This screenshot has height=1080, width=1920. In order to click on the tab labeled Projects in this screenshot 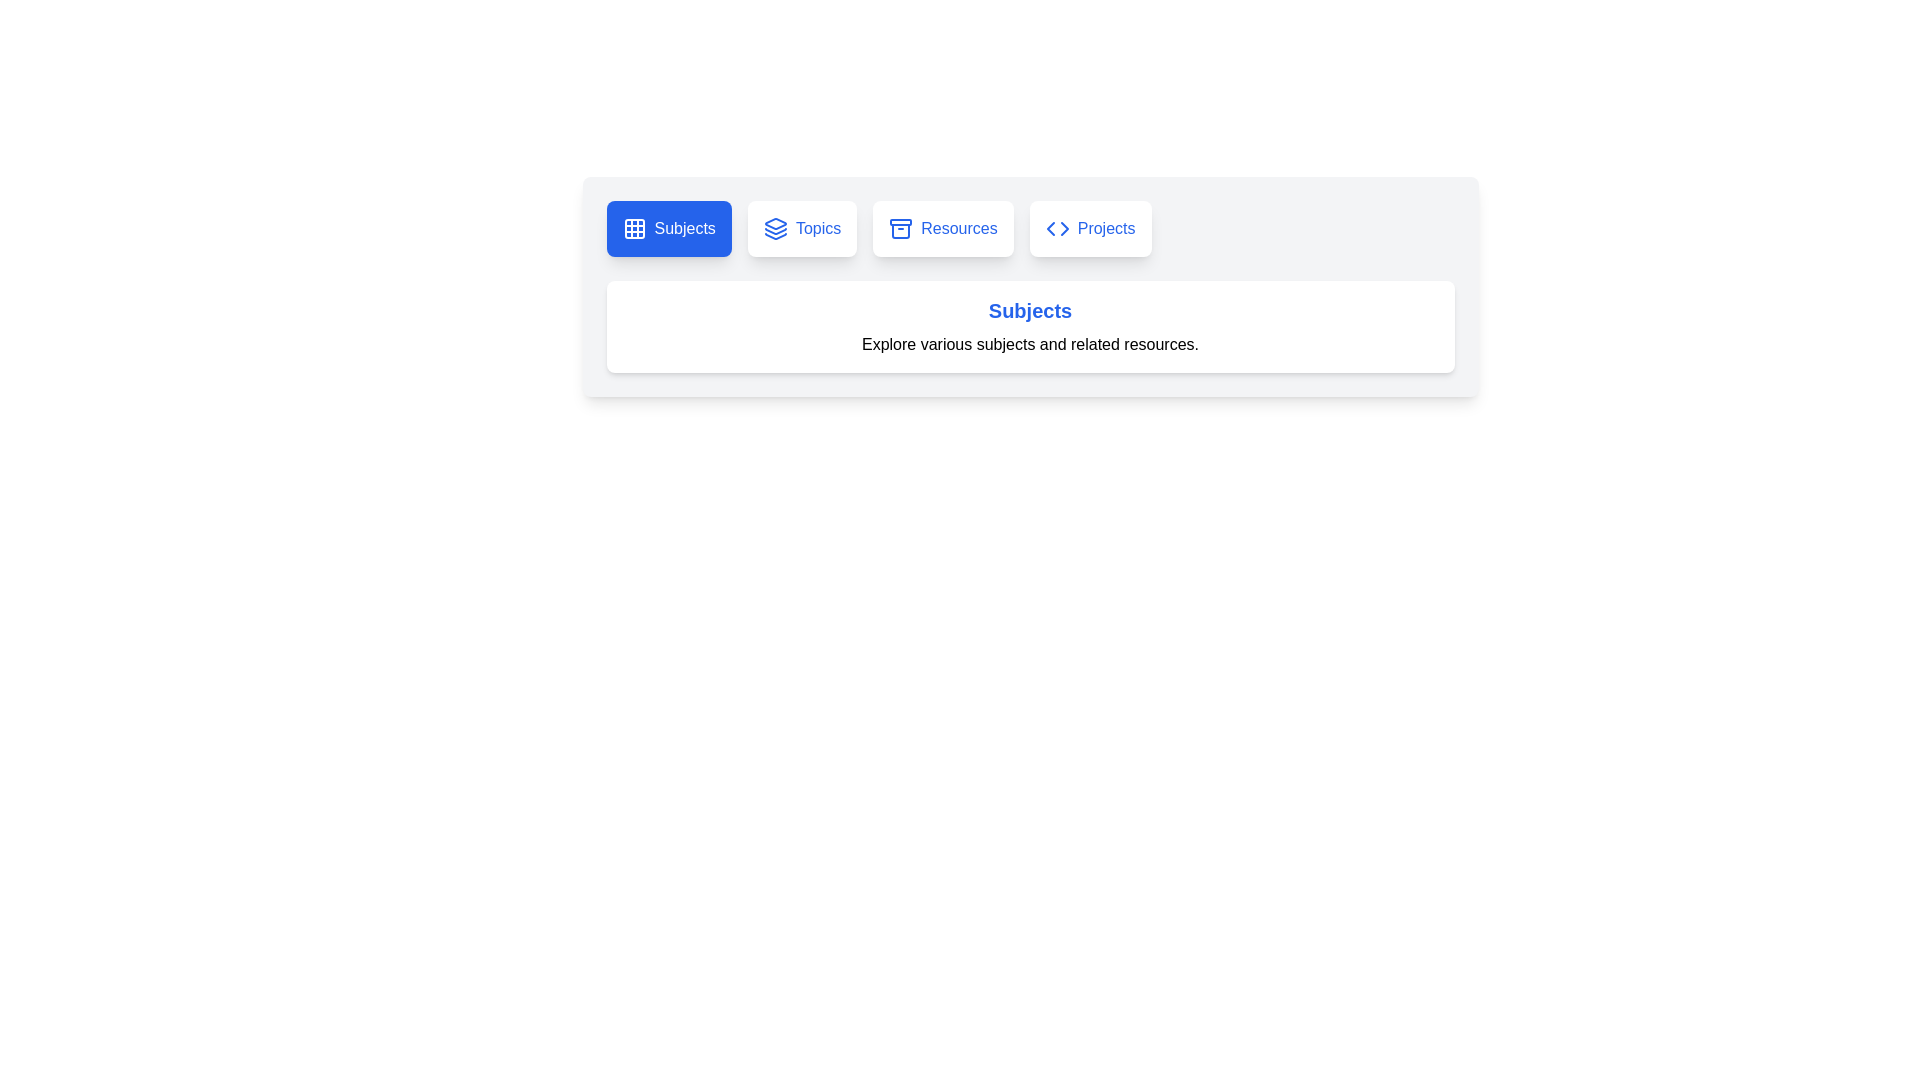, I will do `click(1089, 227)`.